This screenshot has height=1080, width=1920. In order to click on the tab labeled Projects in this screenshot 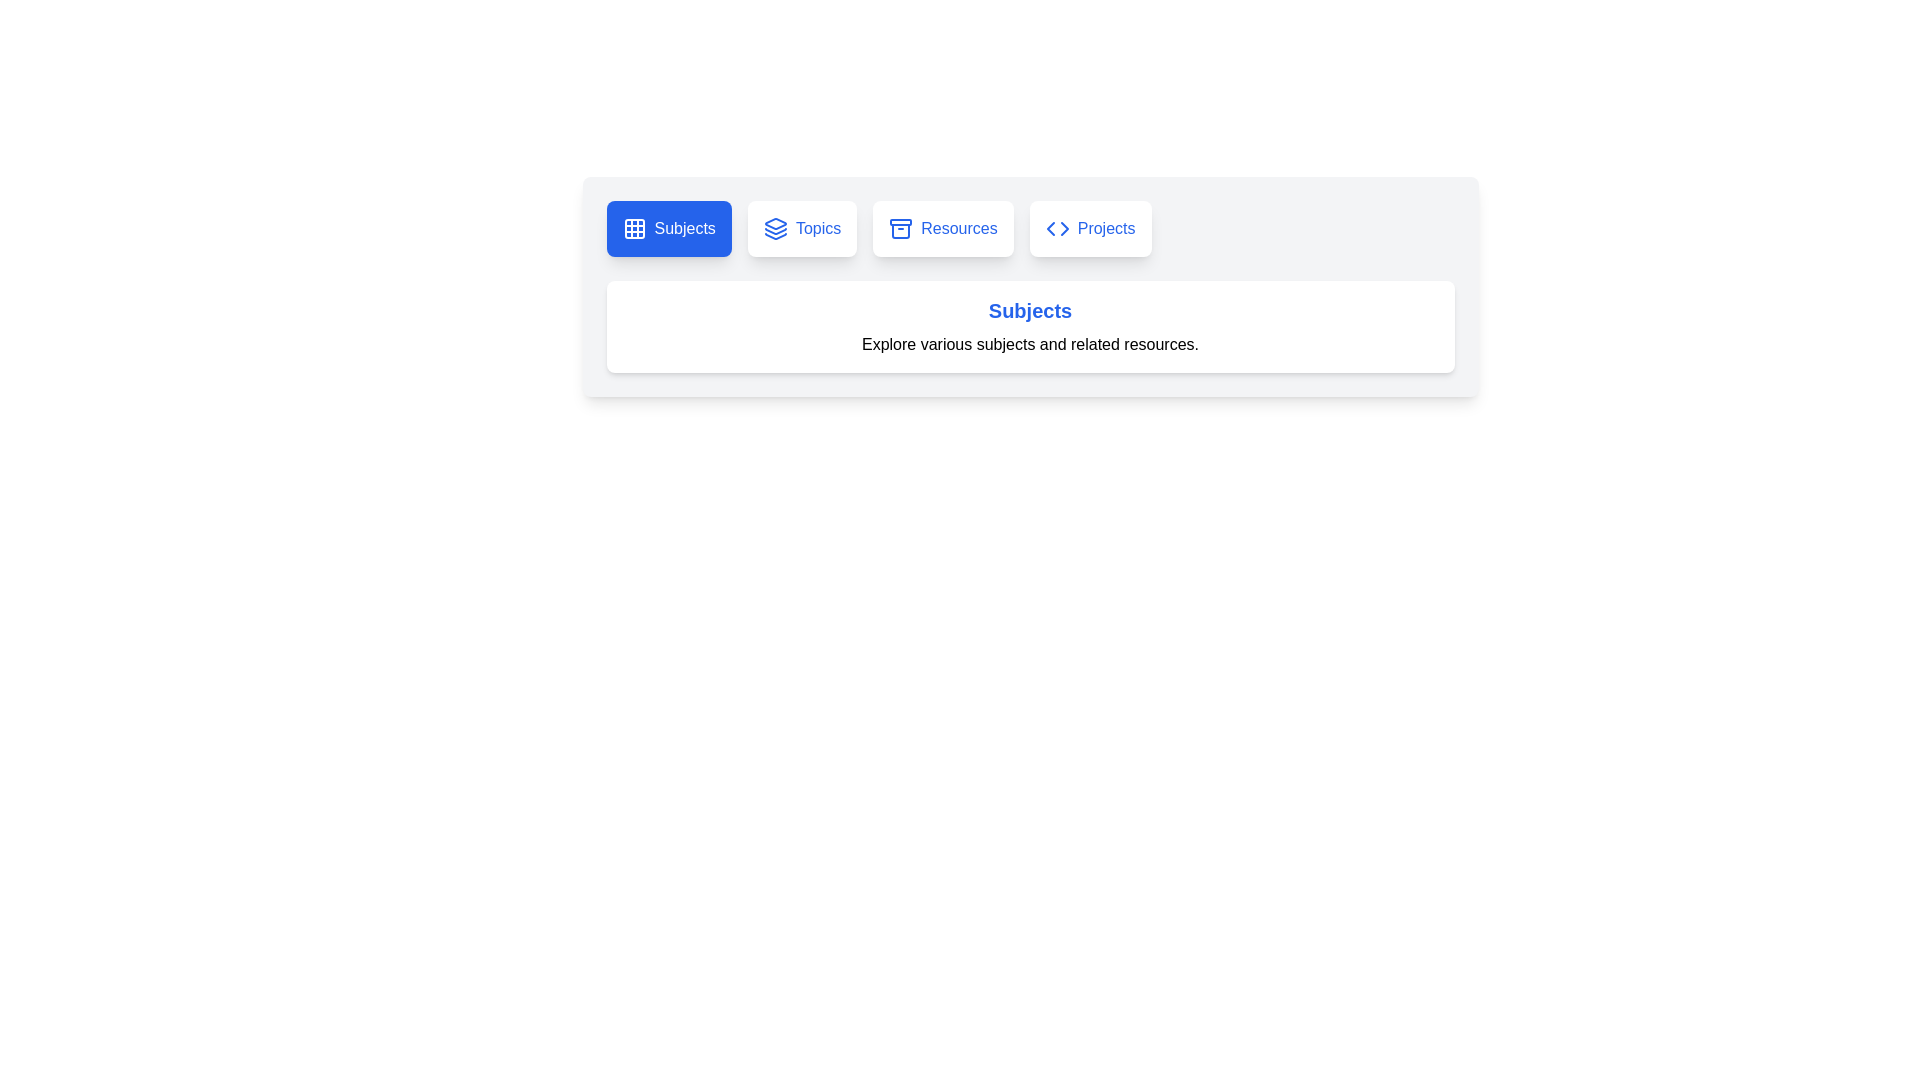, I will do `click(1089, 227)`.